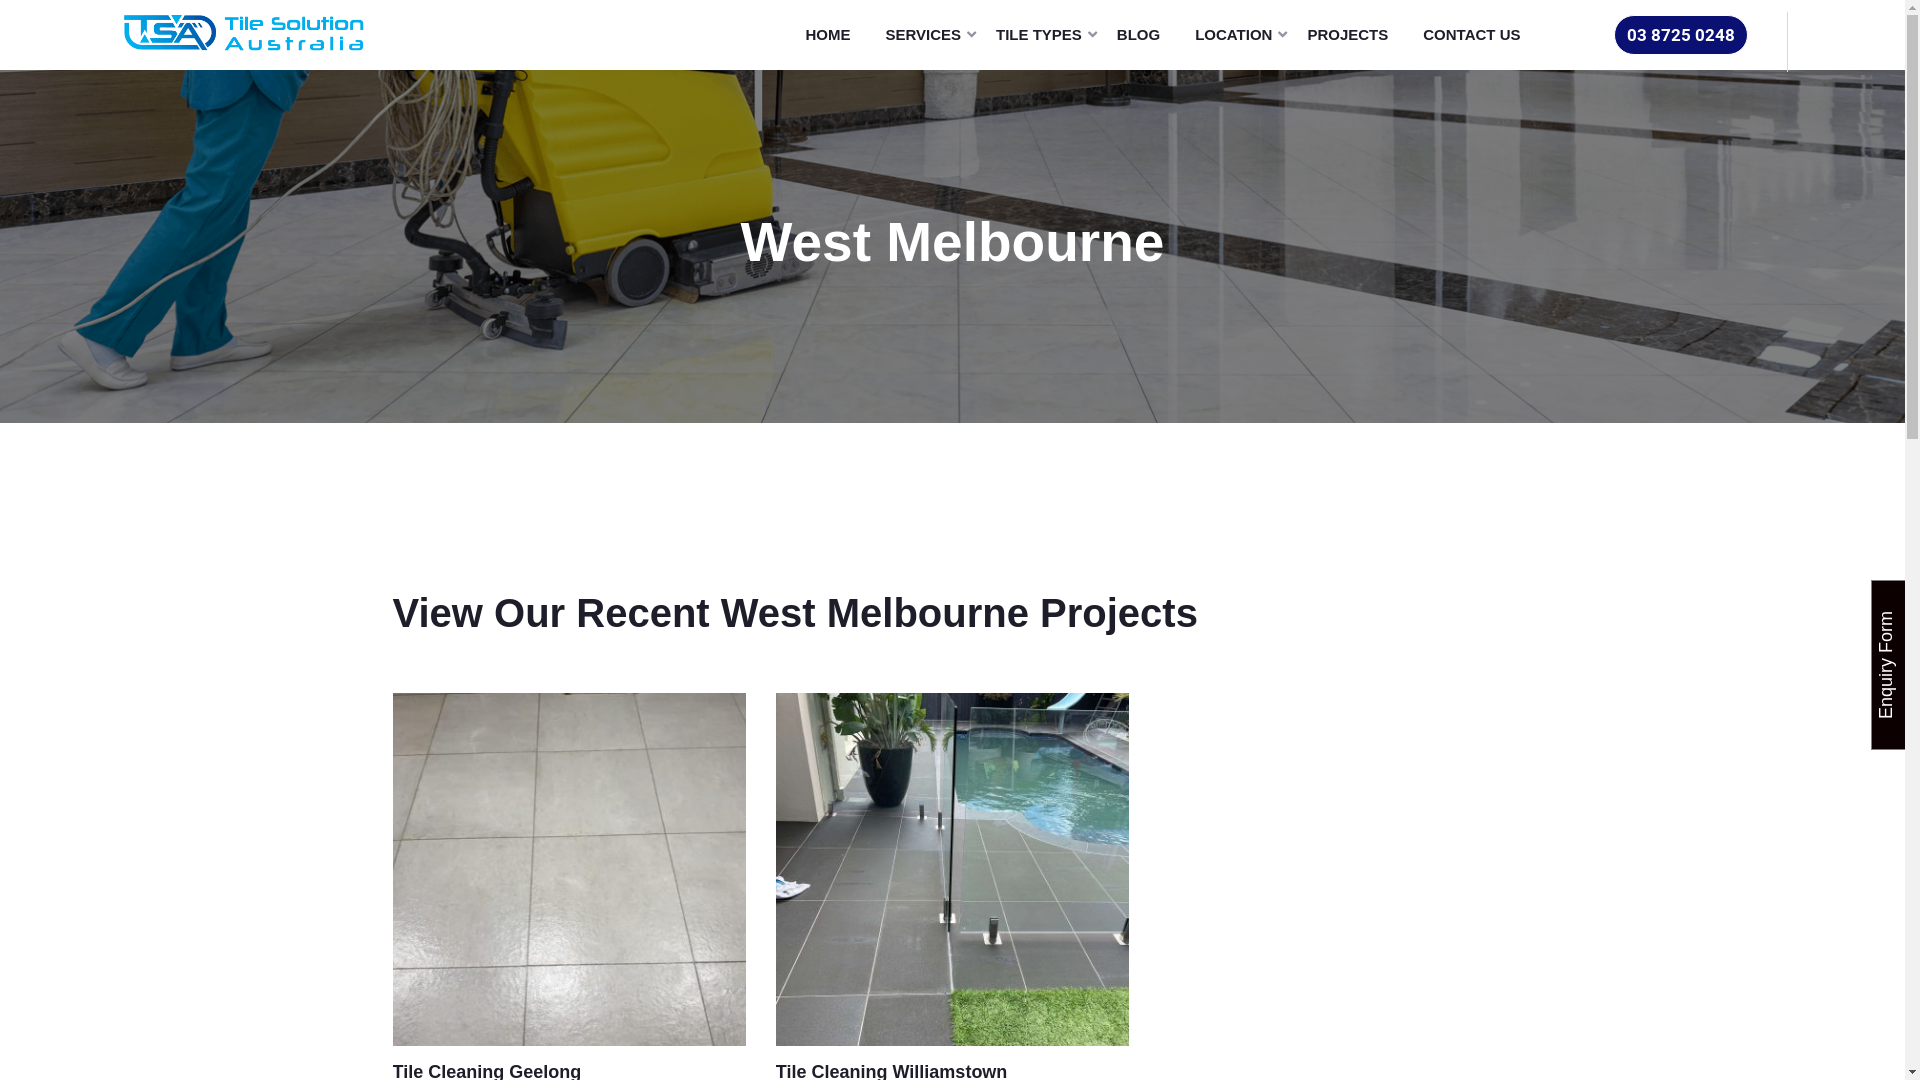 This screenshot has width=1920, height=1080. What do you see at coordinates (929, 34) in the screenshot?
I see `'SERVICES'` at bounding box center [929, 34].